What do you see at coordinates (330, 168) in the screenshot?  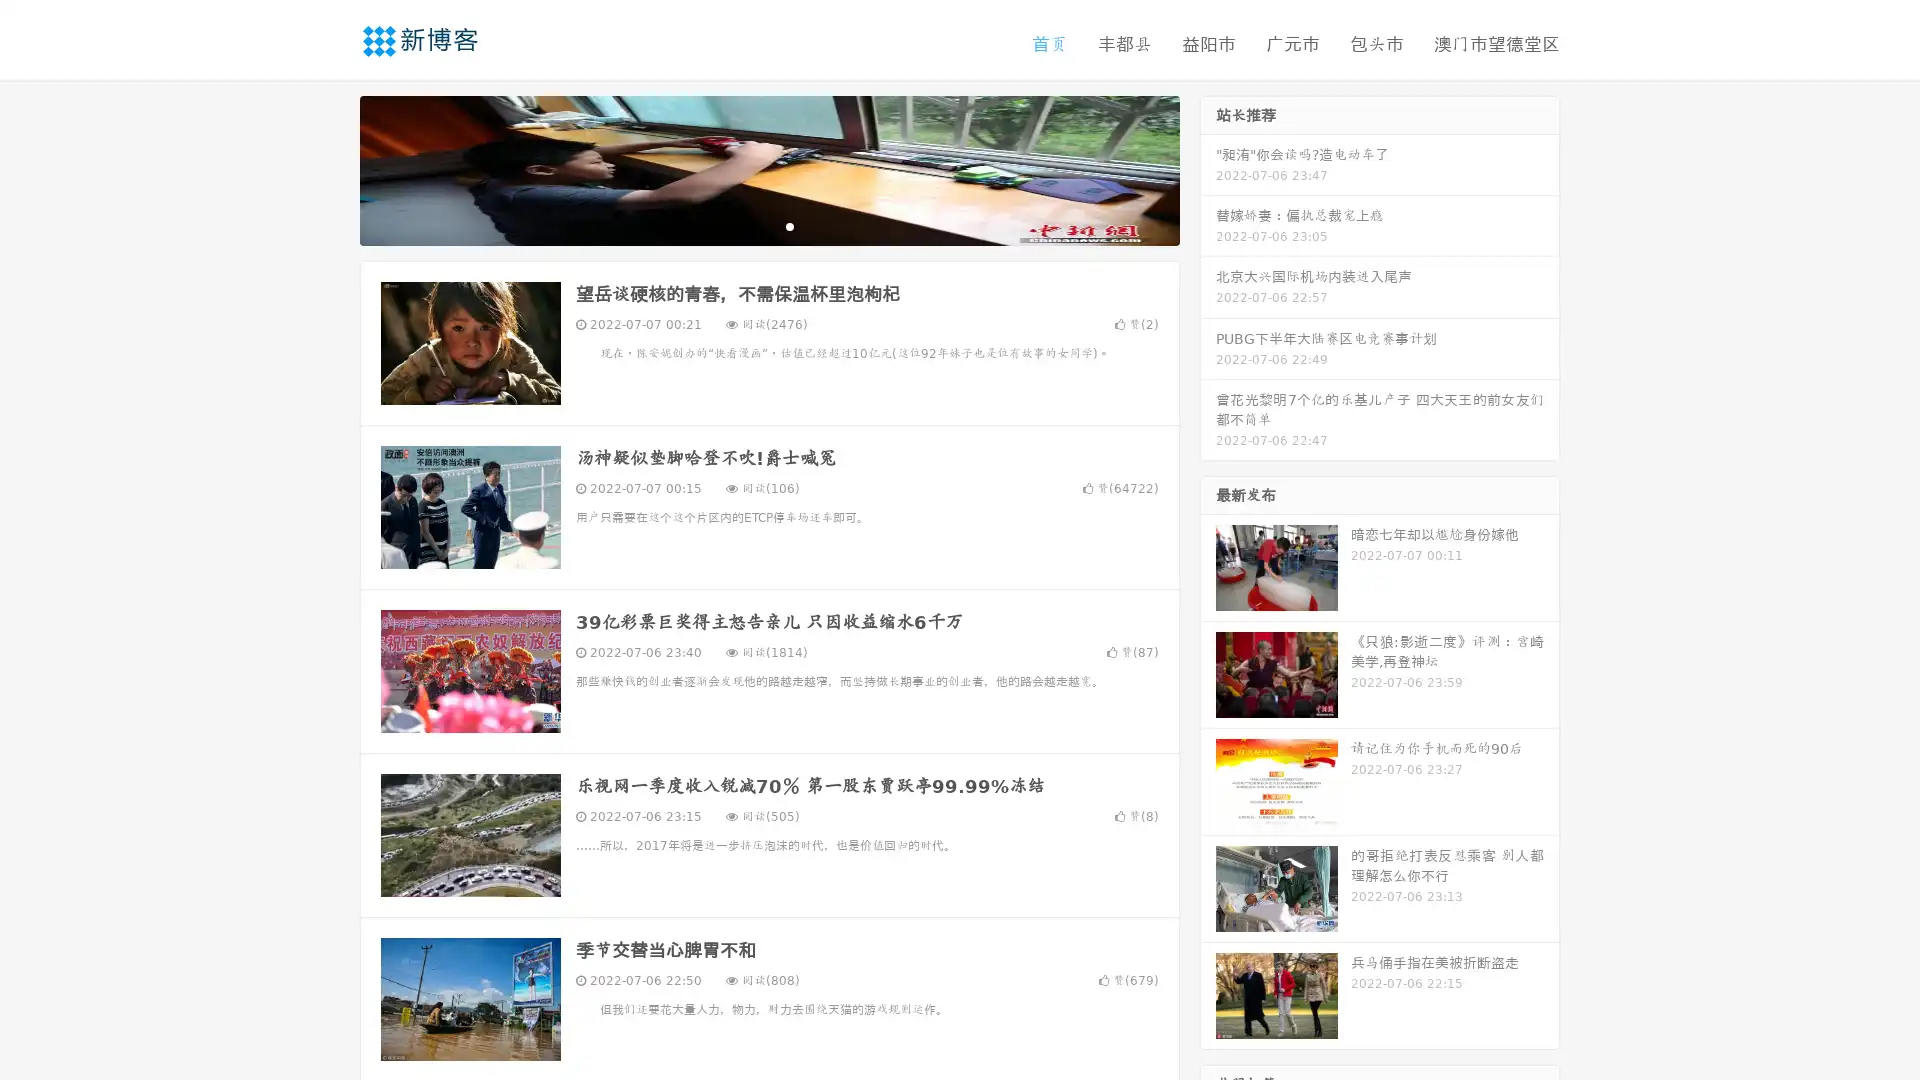 I see `Previous slide` at bounding box center [330, 168].